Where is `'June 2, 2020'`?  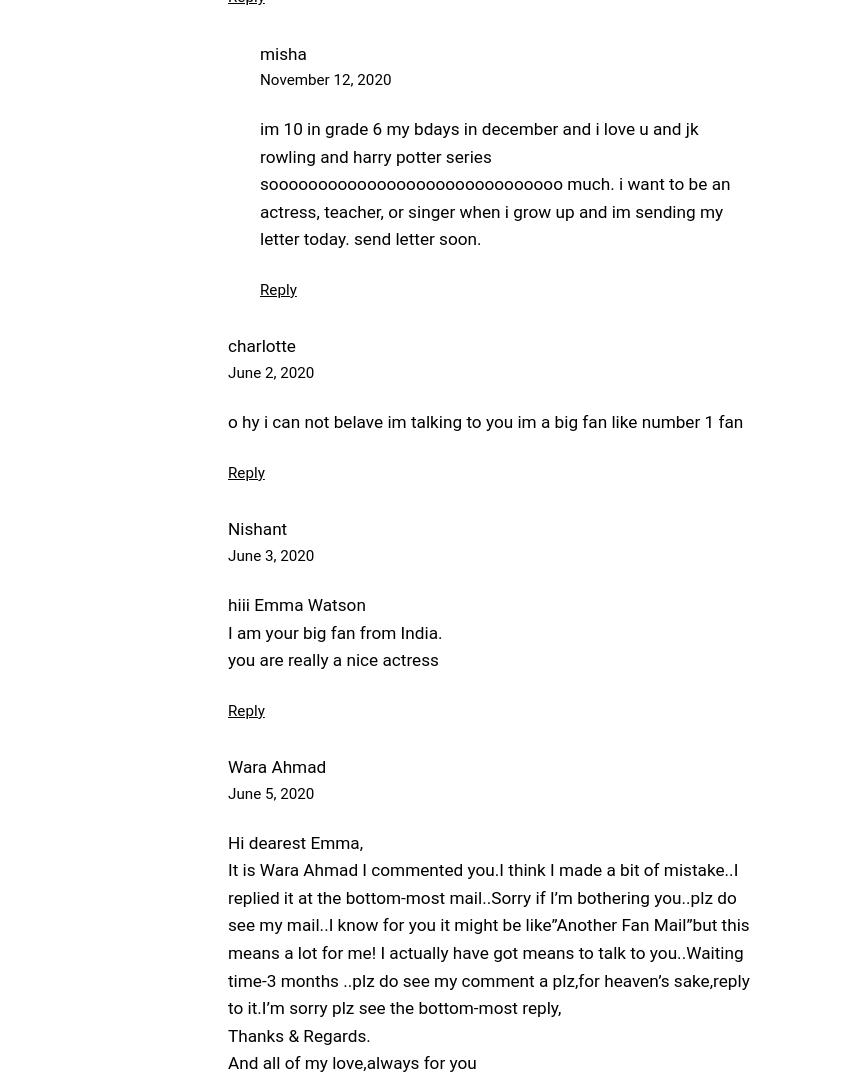 'June 2, 2020' is located at coordinates (269, 371).